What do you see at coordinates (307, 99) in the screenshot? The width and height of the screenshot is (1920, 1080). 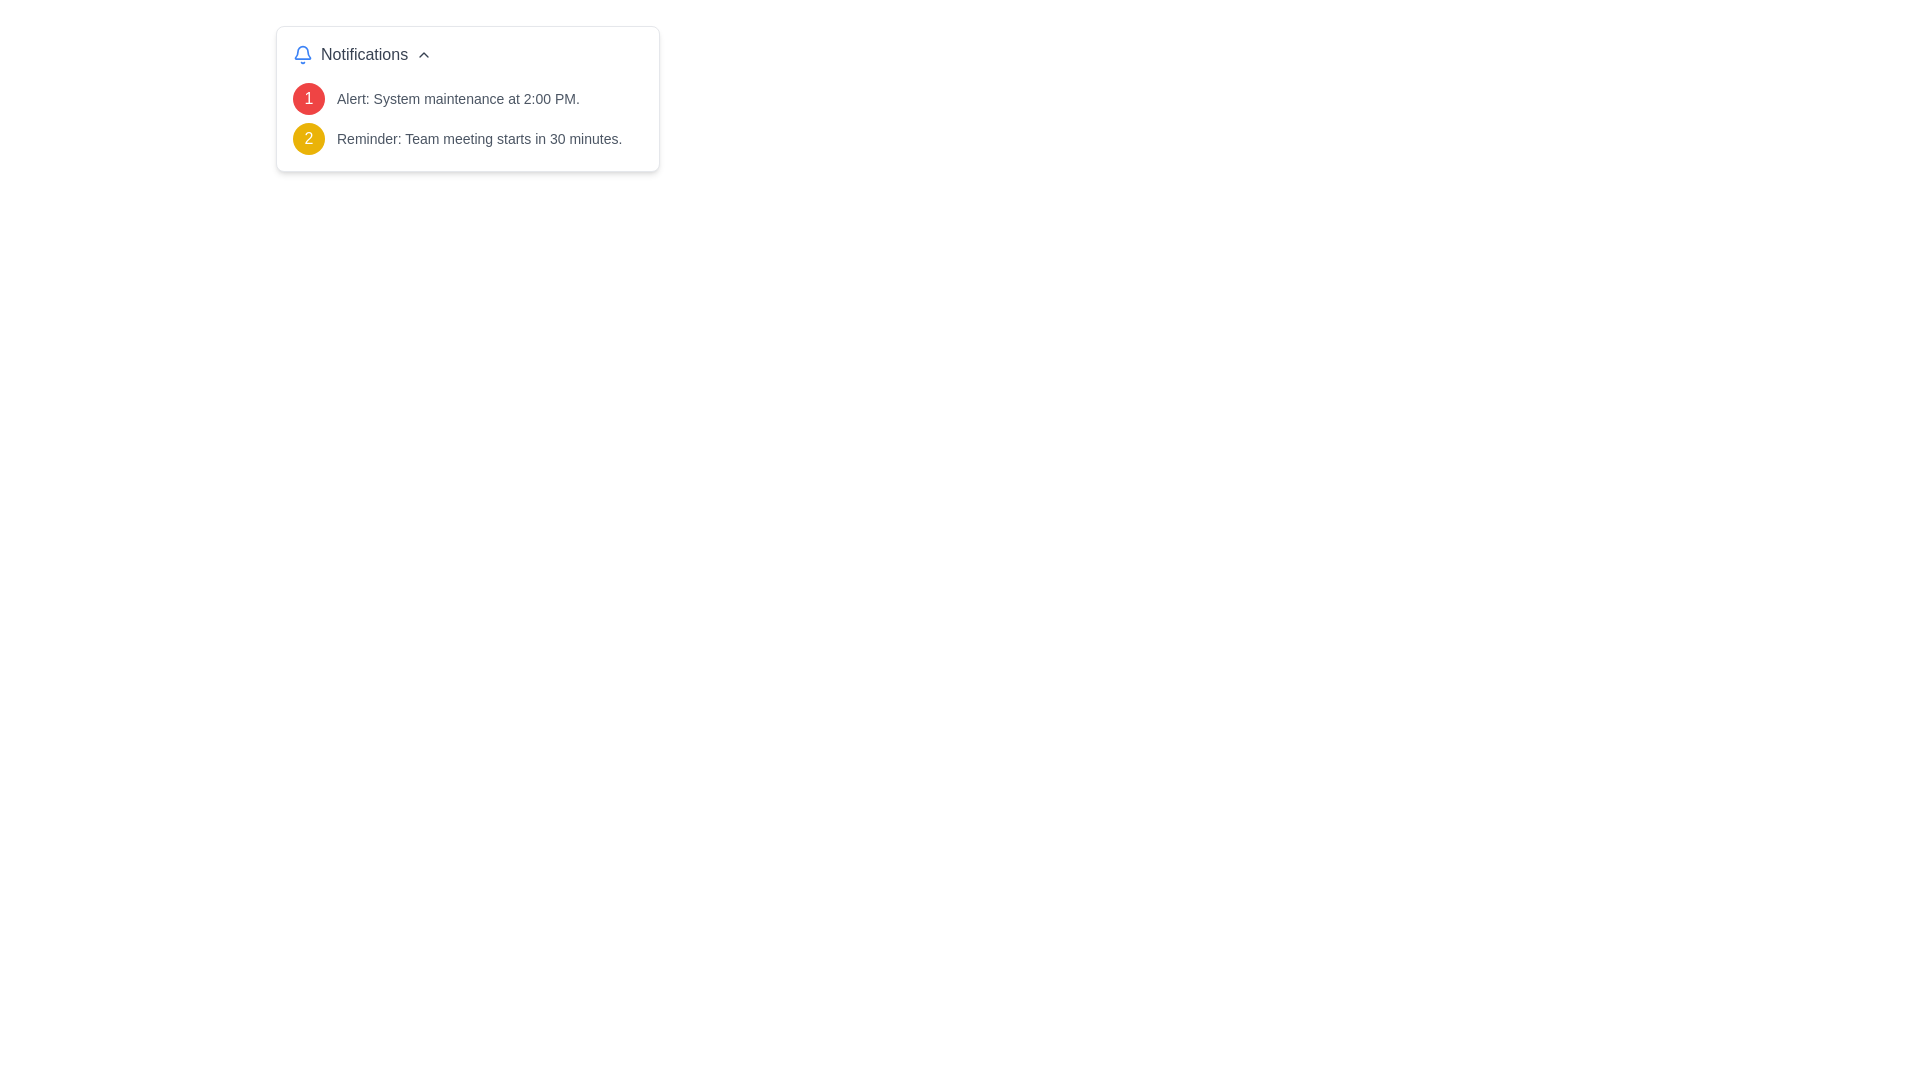 I see `the red circular badge with a white numeral '1' that is located at the top-left corner of the notification box, next to the alert message about system maintenance` at bounding box center [307, 99].